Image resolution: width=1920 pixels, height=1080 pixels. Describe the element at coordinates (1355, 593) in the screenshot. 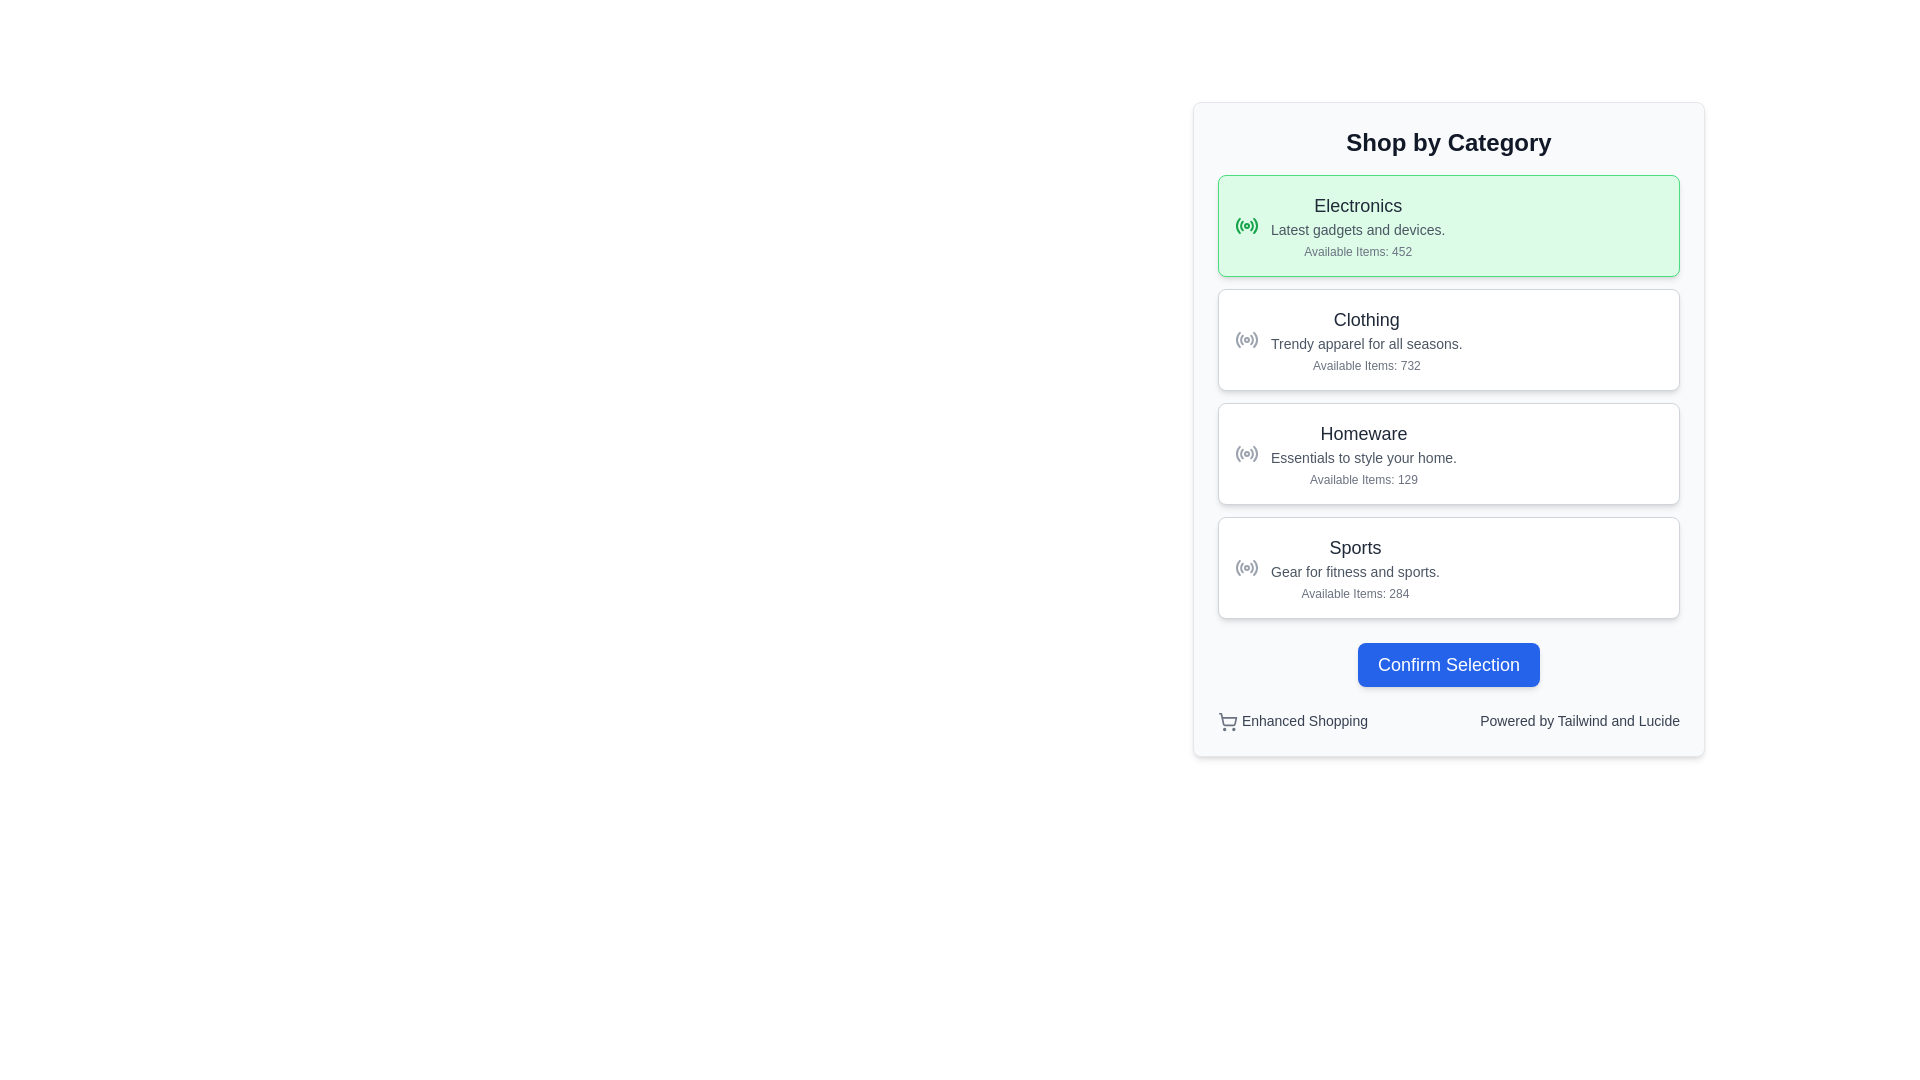

I see `the static text label that displays the number of items available in the 'Sports' category, located at the bottom of the 'Sports' card in the 'Shop by Category' list` at that location.